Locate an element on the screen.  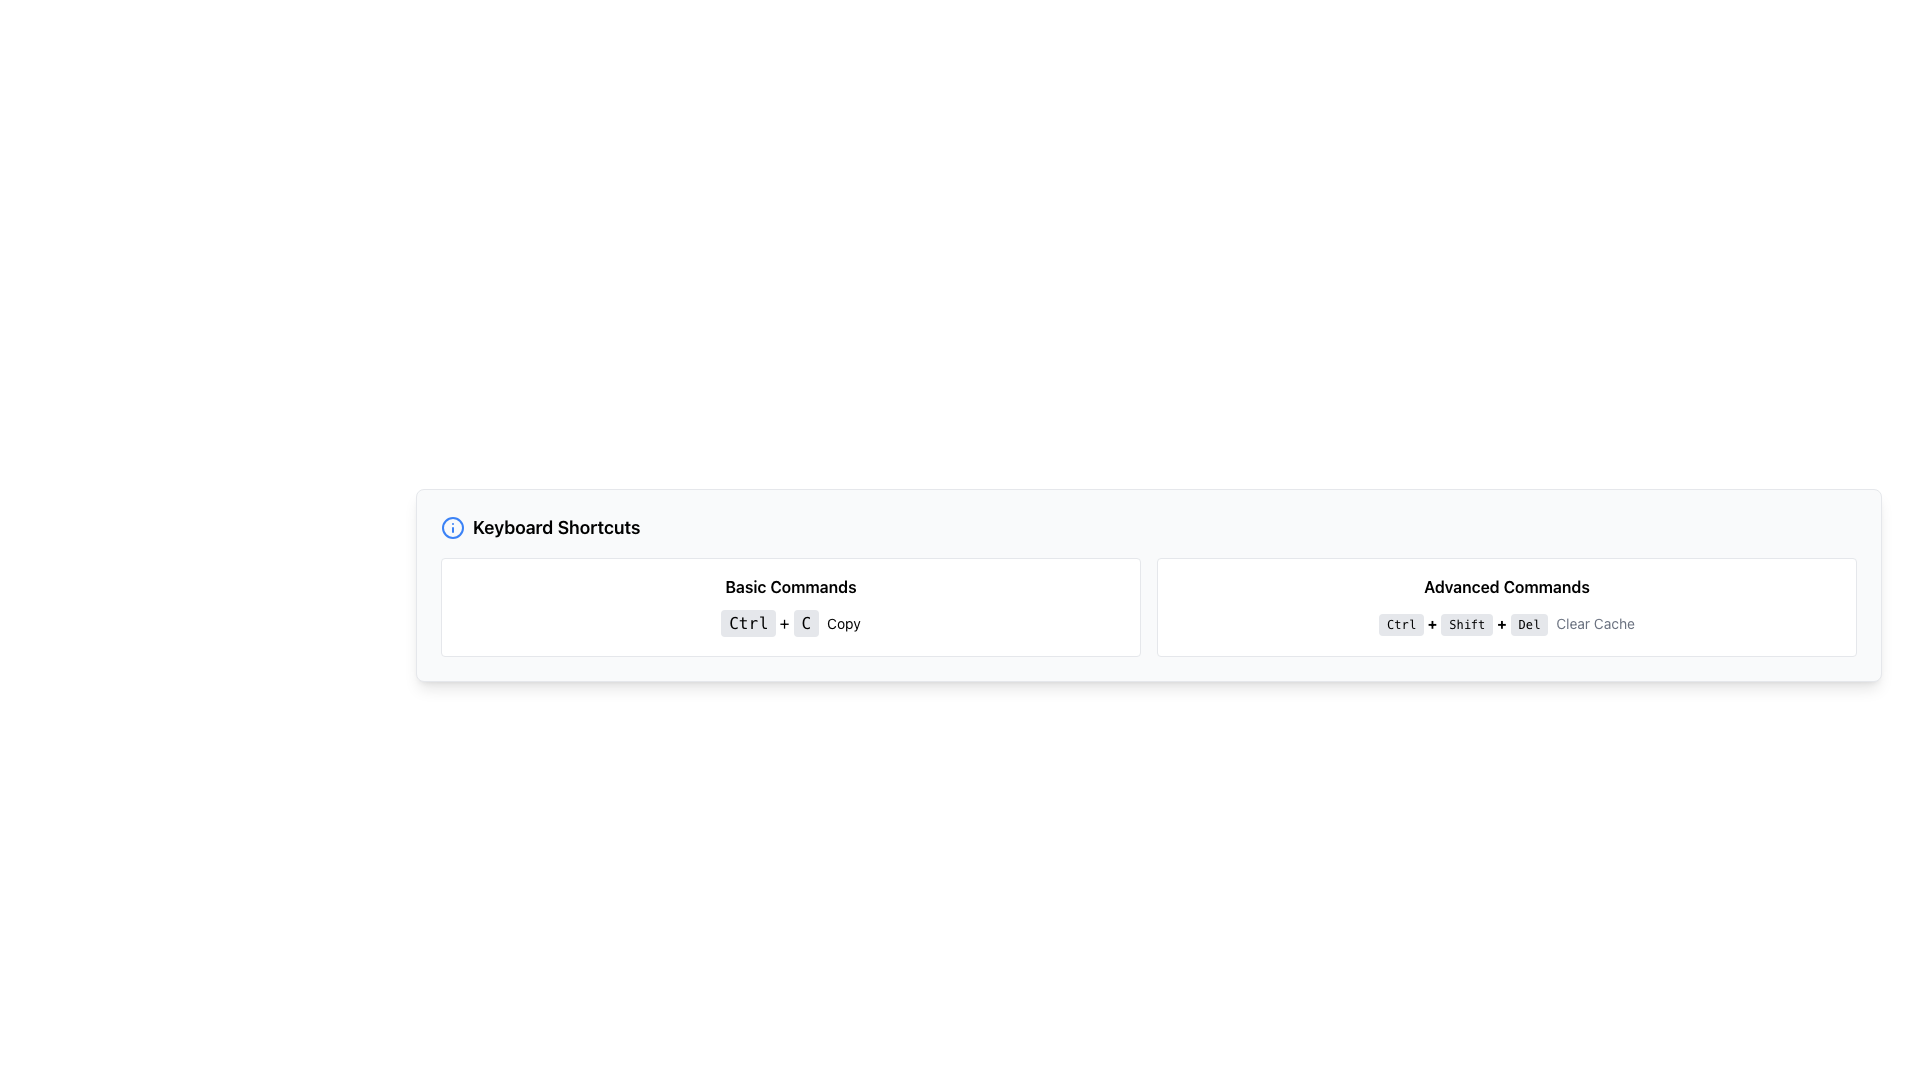
text of the 'Del' key label located in the 'Advanced Commands' section, positioned between the 'Shift' key label and the 'Clear Cache' label is located at coordinates (1528, 623).